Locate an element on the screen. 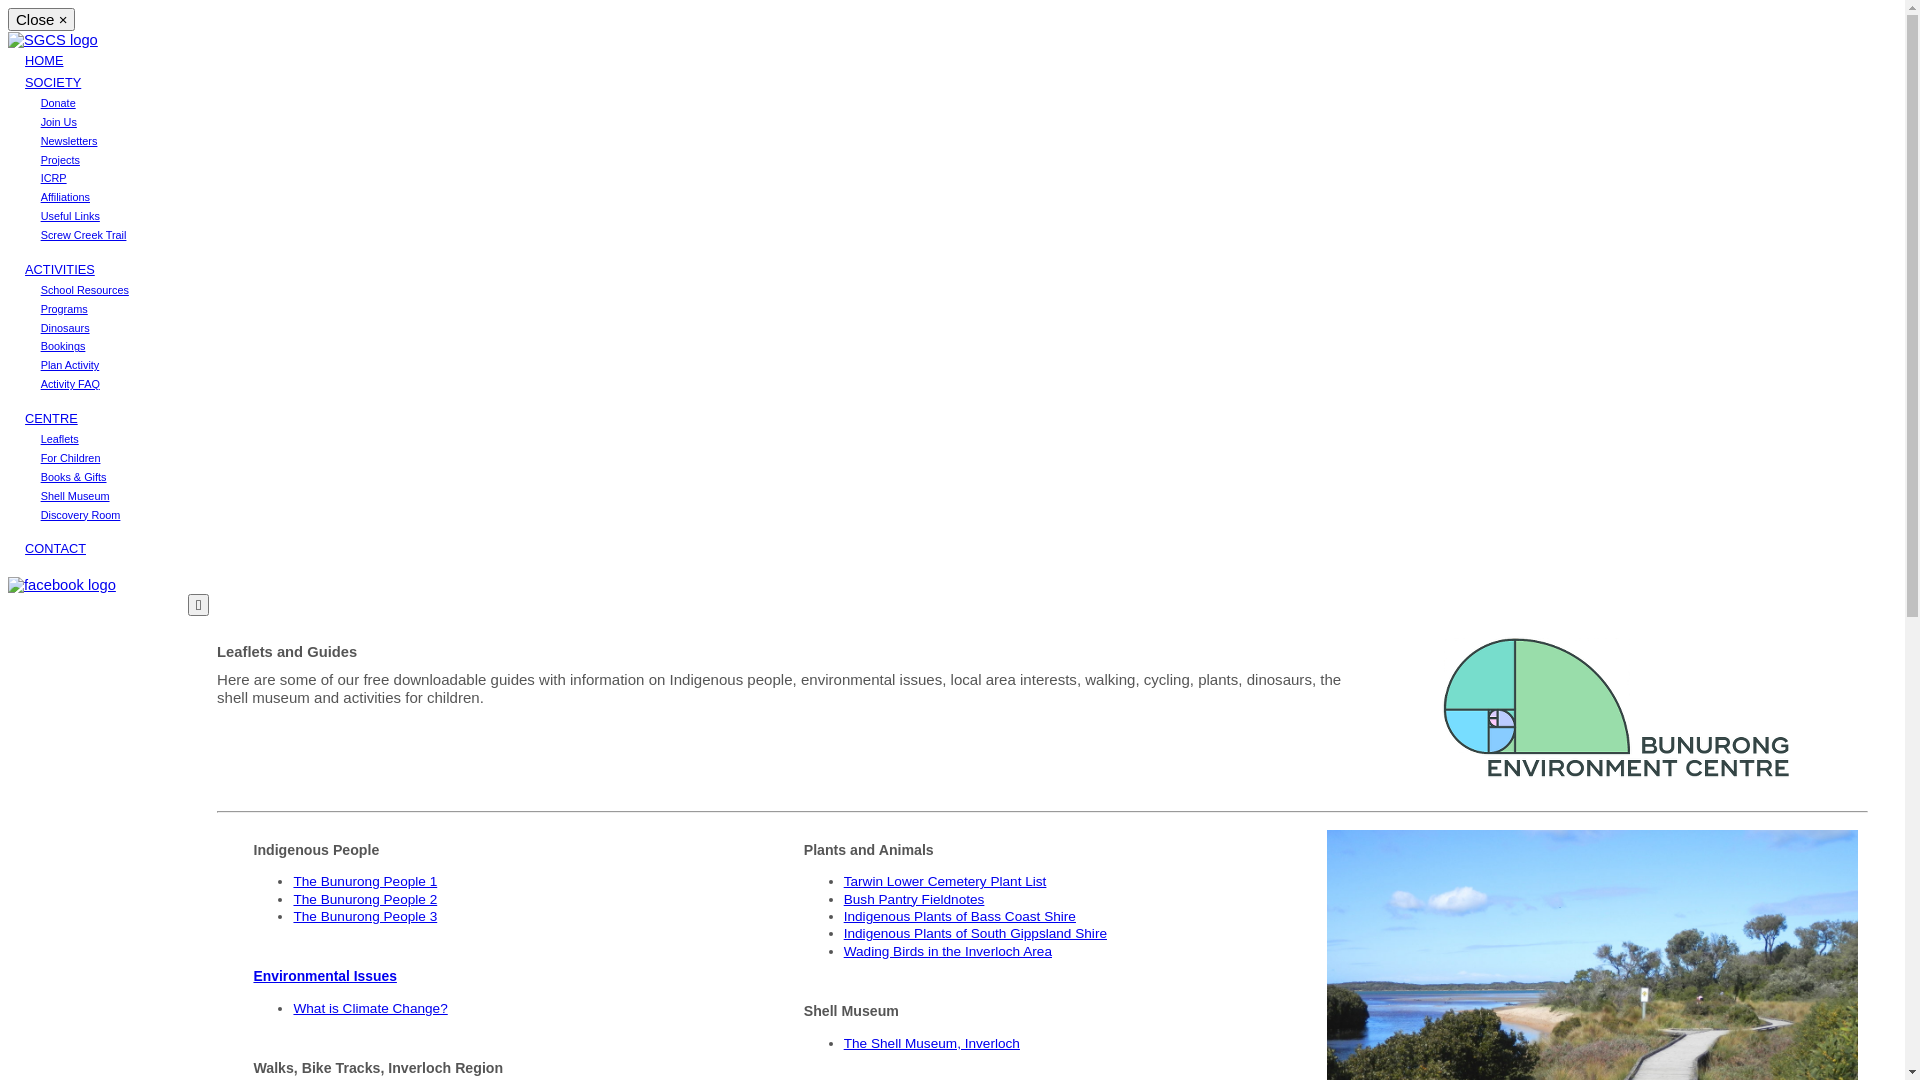 This screenshot has height=1080, width=1920. 'Join Us' is located at coordinates (41, 122).